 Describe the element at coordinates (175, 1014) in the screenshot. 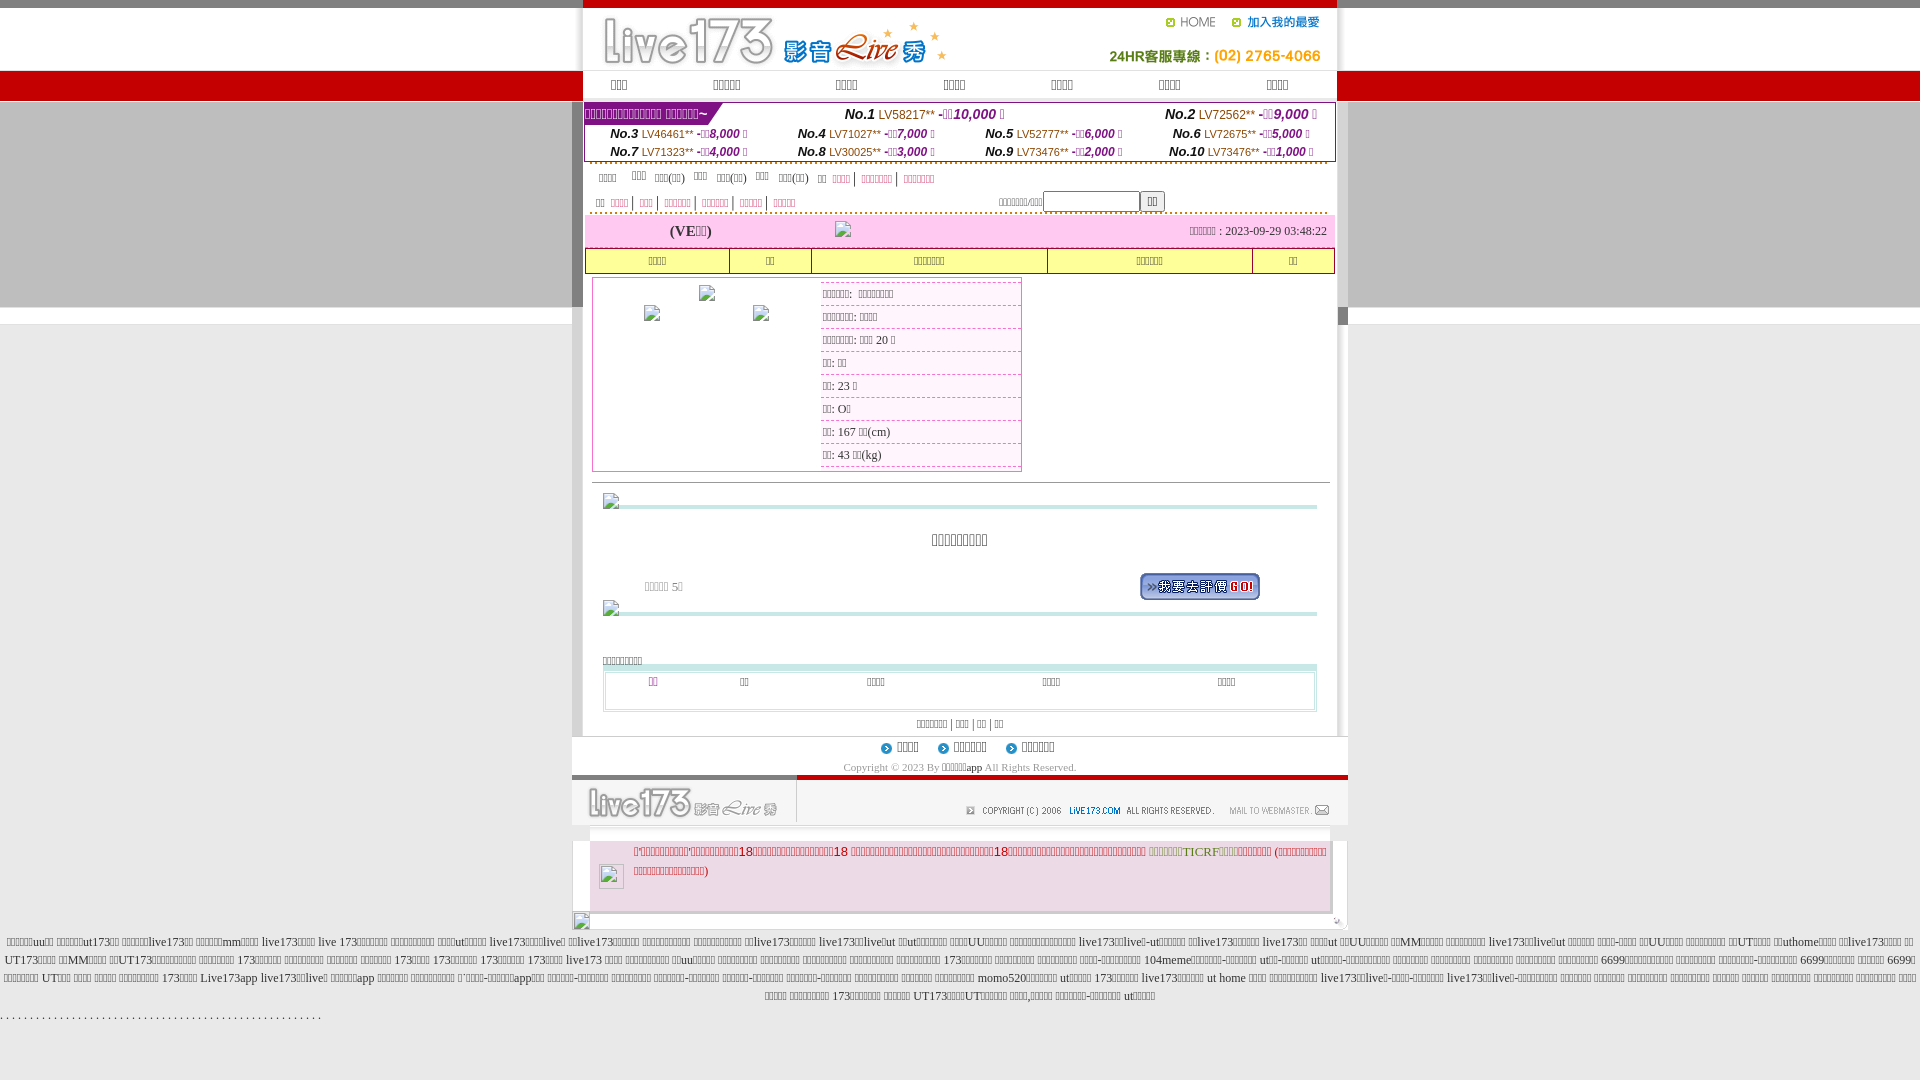

I see `'.'` at that location.